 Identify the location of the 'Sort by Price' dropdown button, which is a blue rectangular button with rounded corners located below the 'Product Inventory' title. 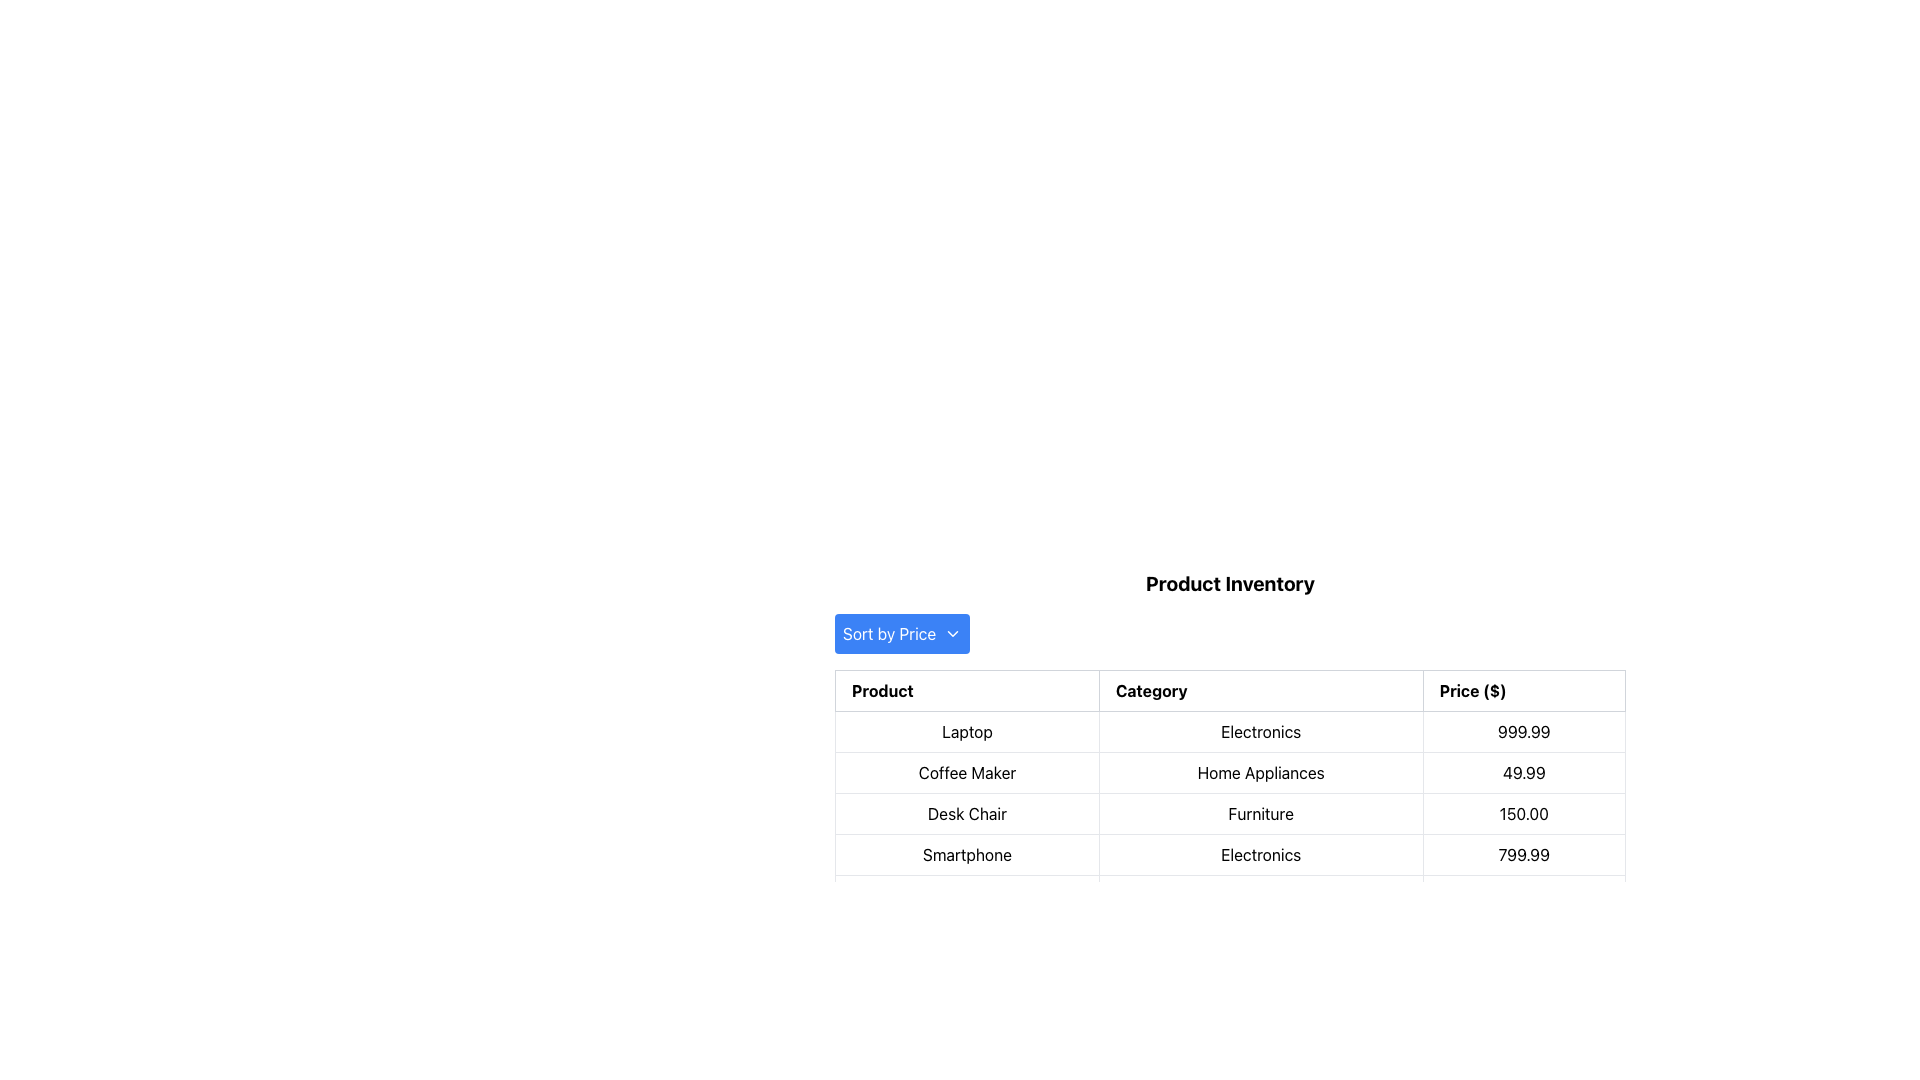
(901, 633).